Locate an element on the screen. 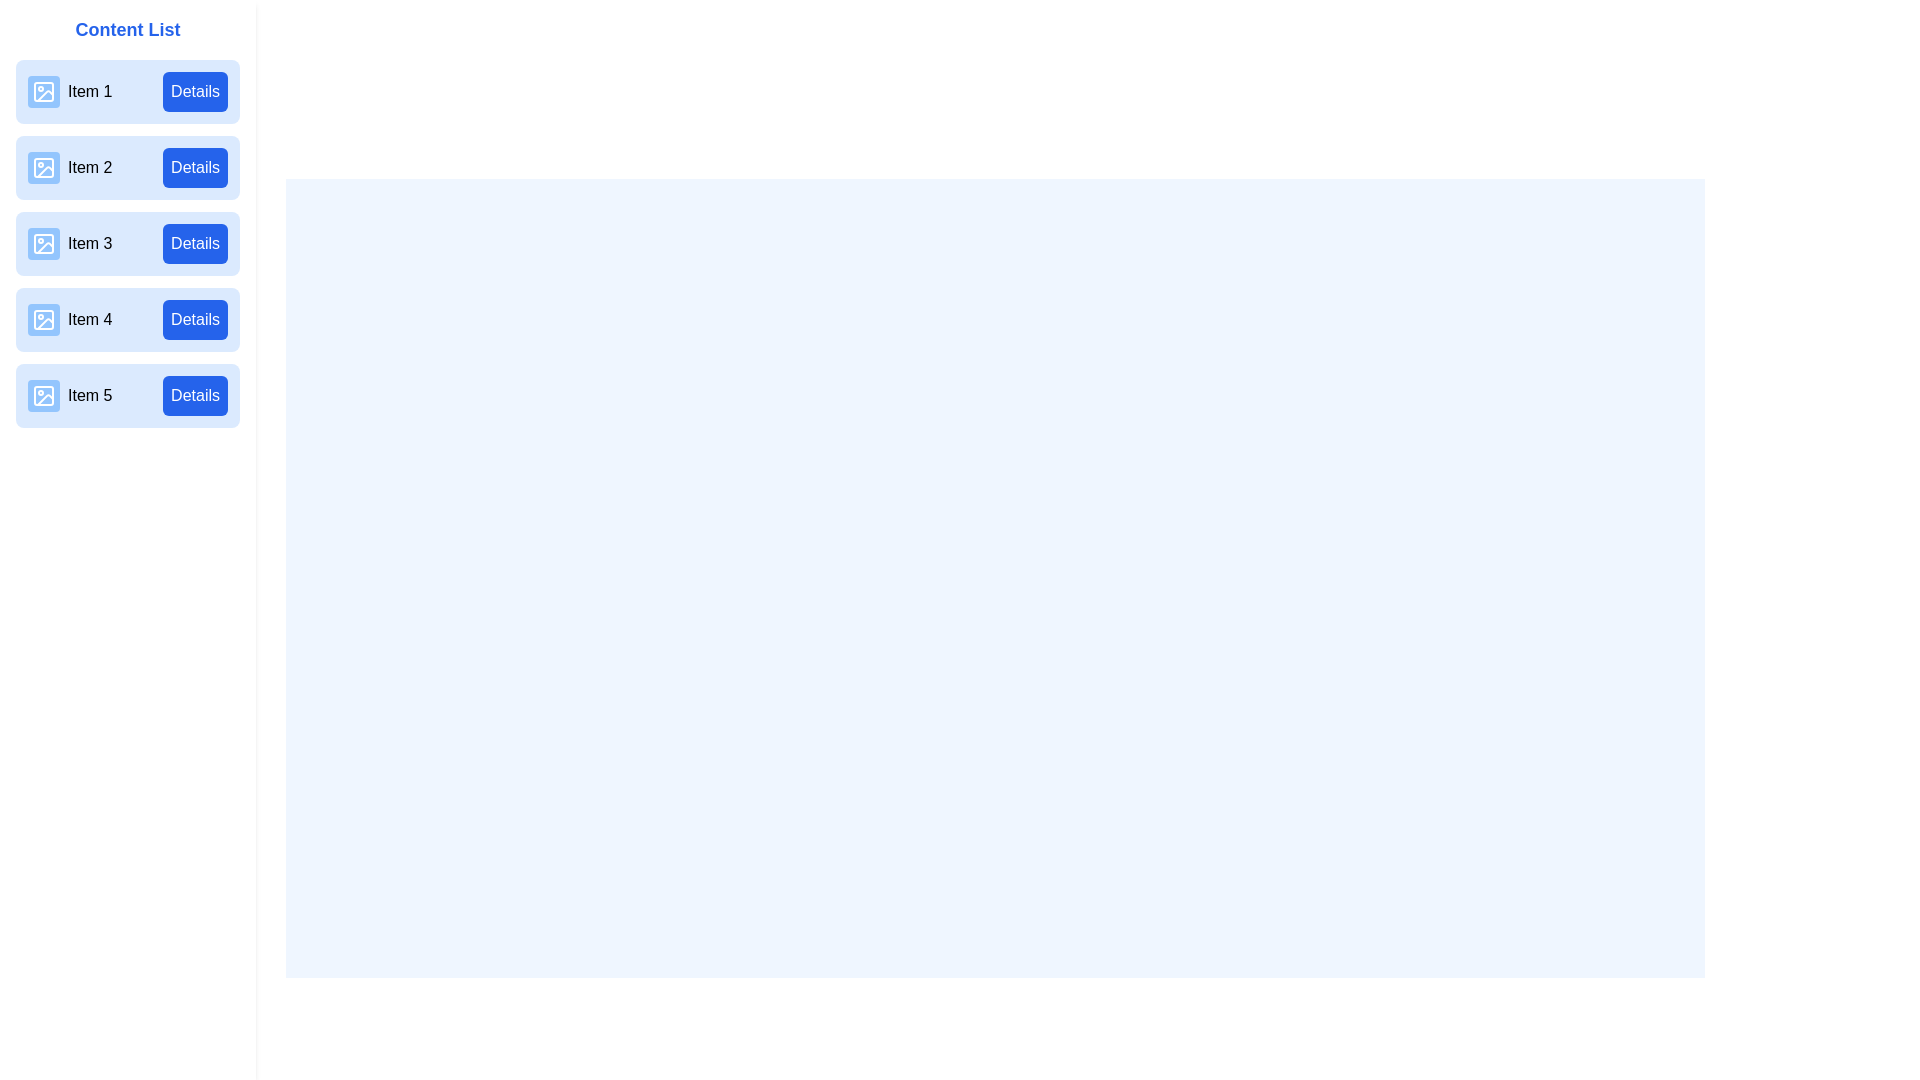 This screenshot has height=1080, width=1920. the crossed-out removal marker icon located to the left of the text 'Item 5' in the bottom-most entry of the vertically-listed group of items is located at coordinates (45, 400).